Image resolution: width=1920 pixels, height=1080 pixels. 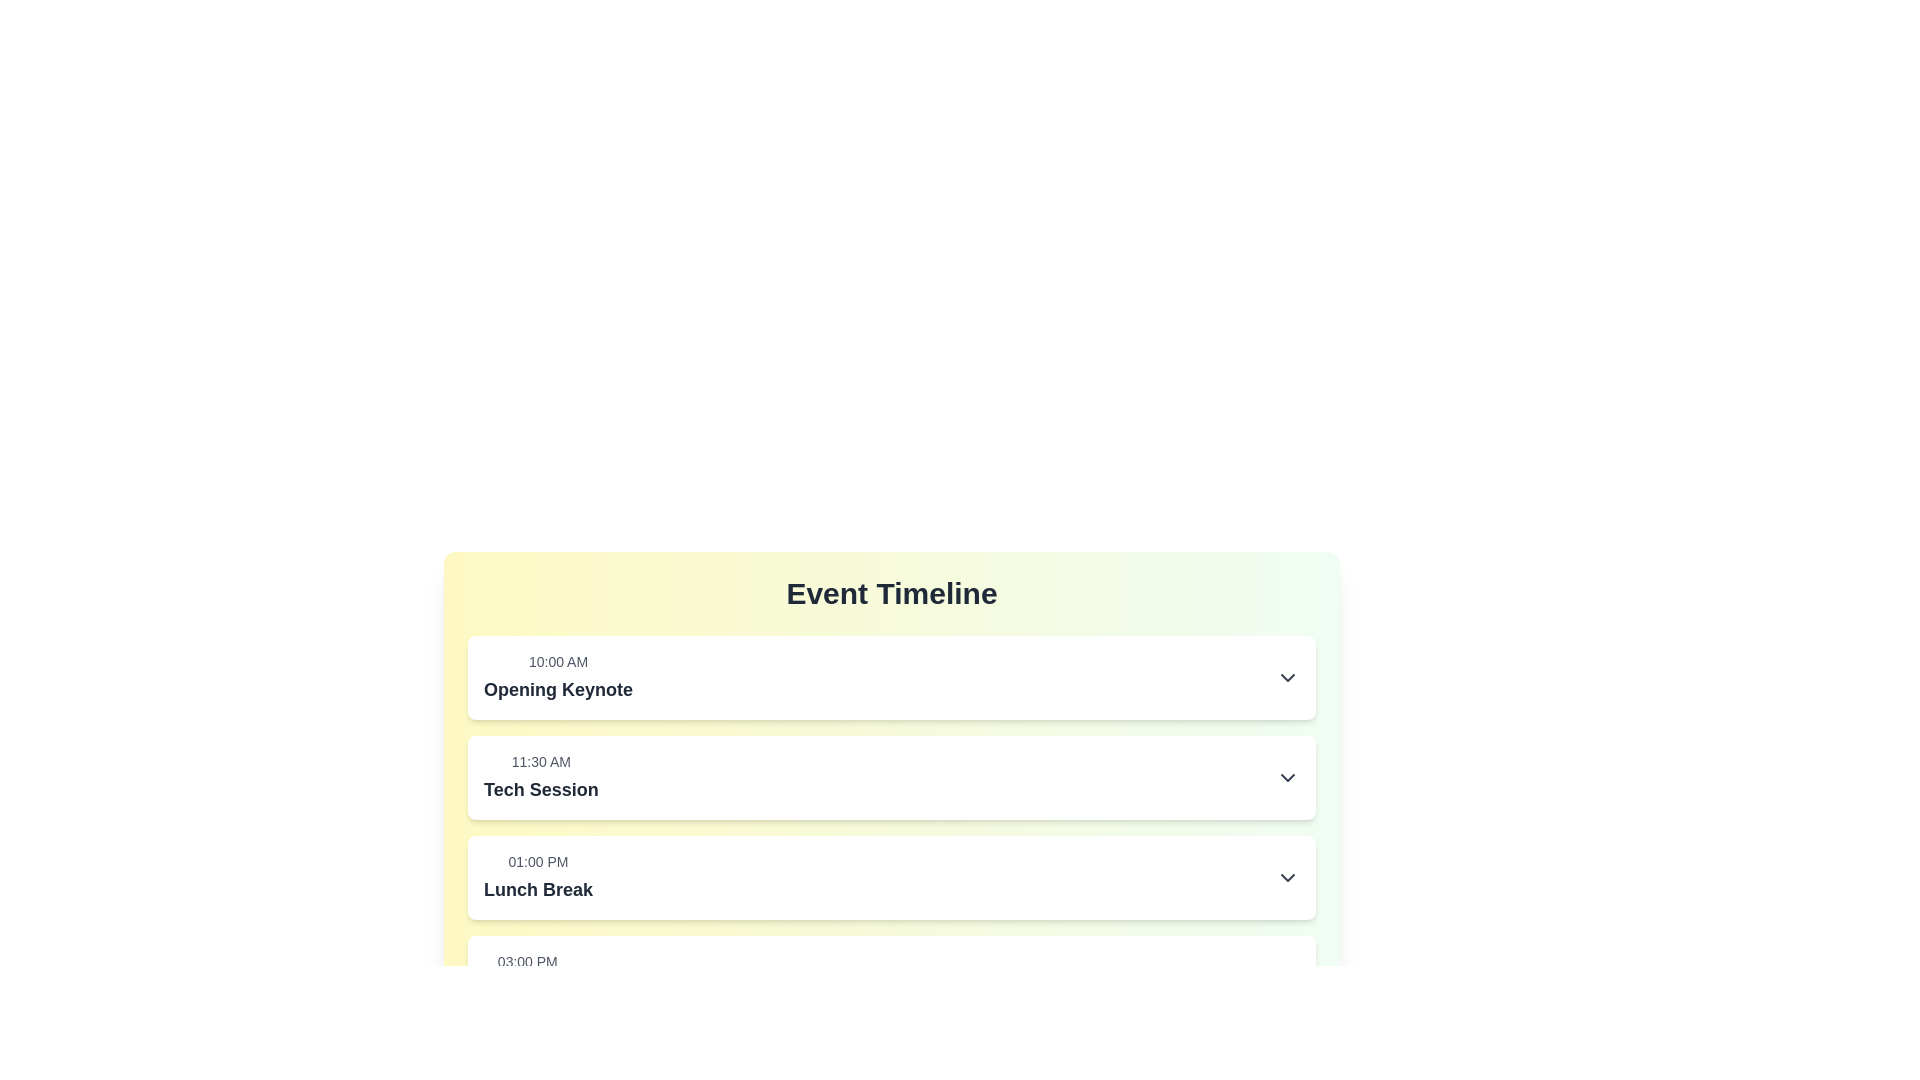 I want to click on the timestamp label displaying '01:00 PM' located under the 'Lunch Break' heading in the timeline, so click(x=538, y=860).